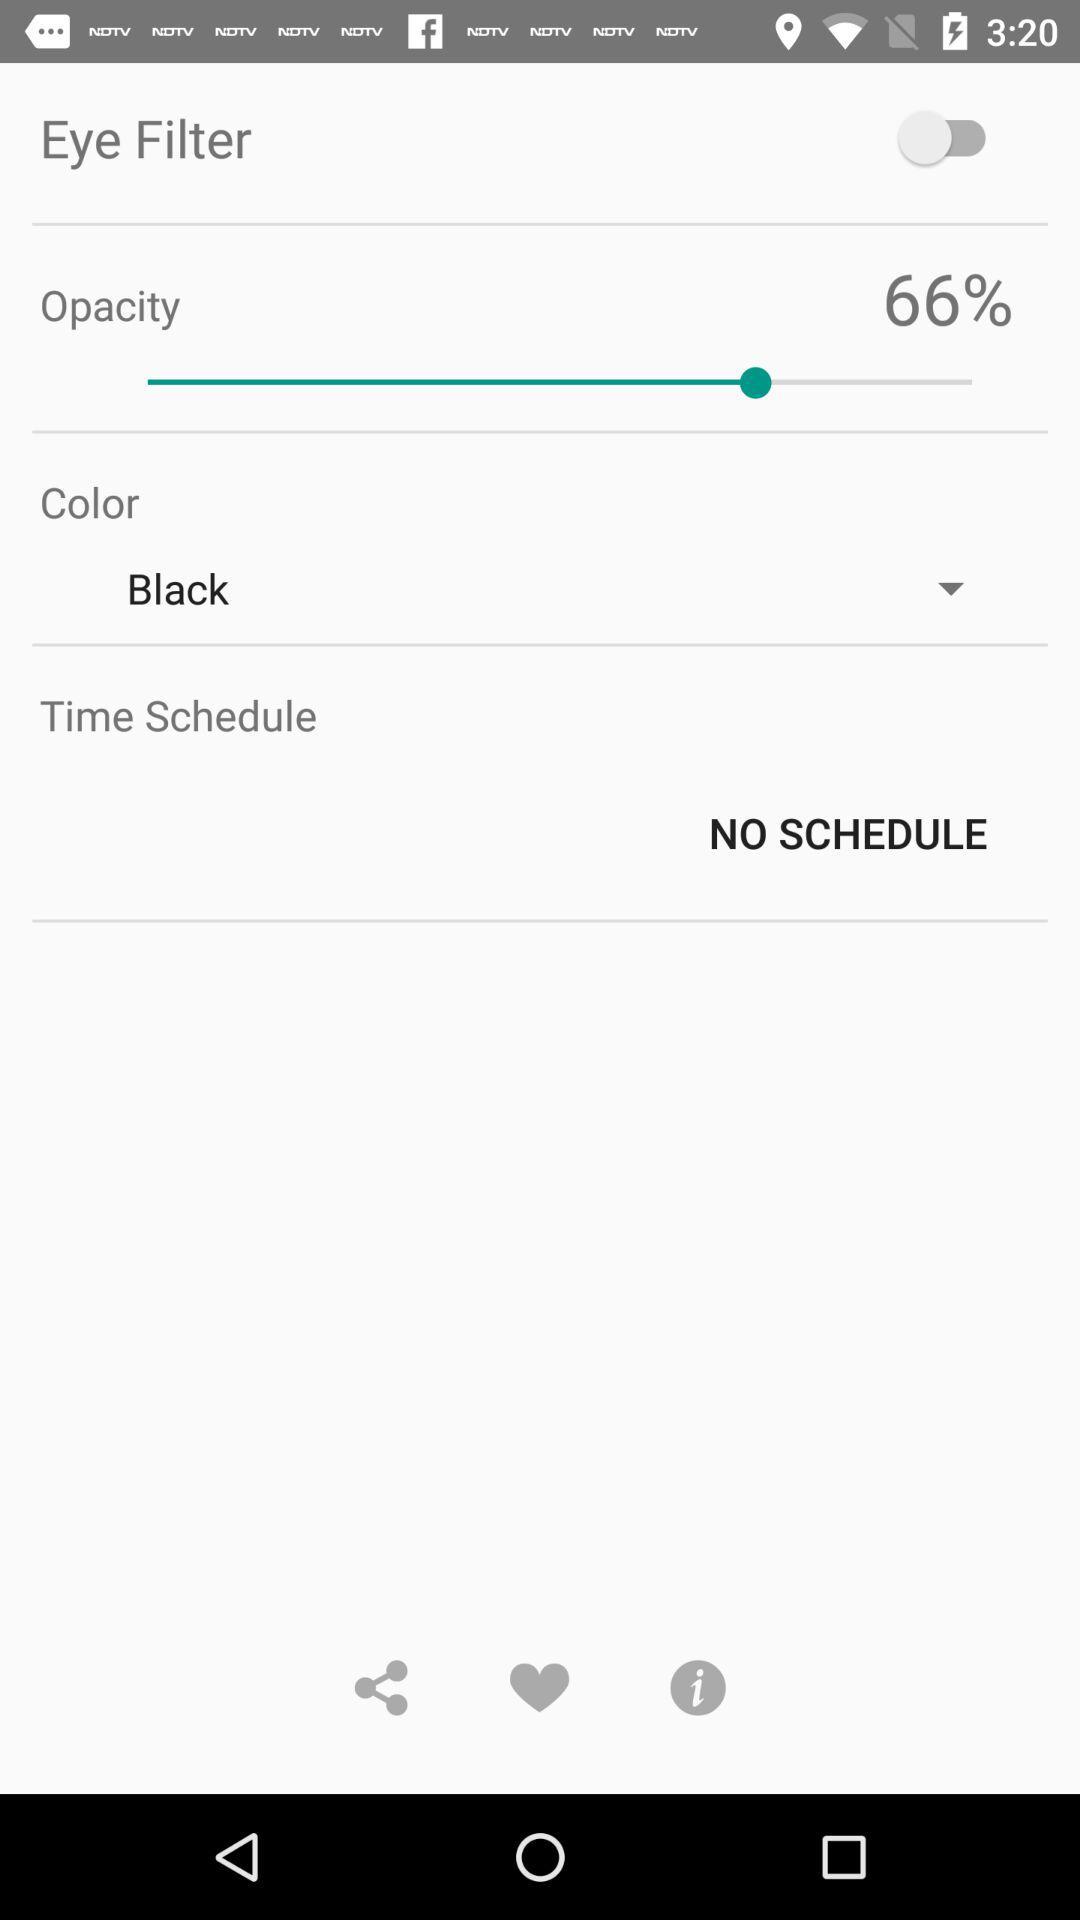 This screenshot has width=1080, height=1920. I want to click on the item next to the eye filter item, so click(950, 136).